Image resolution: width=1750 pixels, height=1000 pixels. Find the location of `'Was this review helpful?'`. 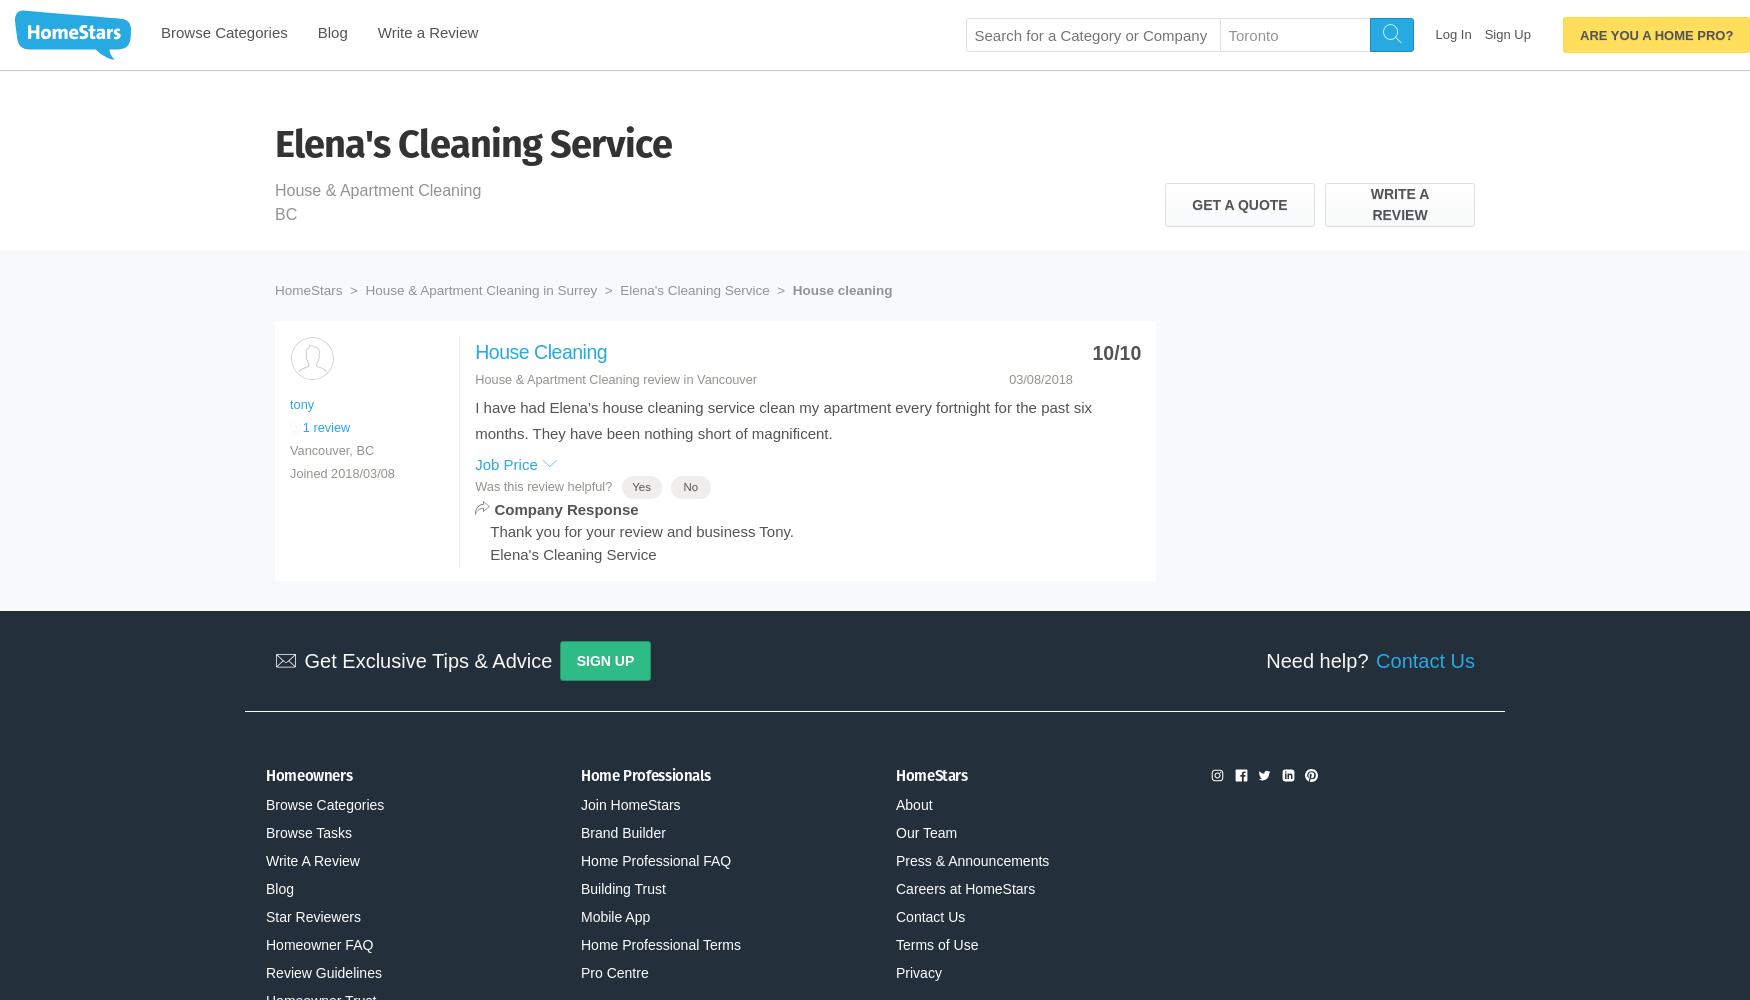

'Was this review helpful?' is located at coordinates (543, 485).